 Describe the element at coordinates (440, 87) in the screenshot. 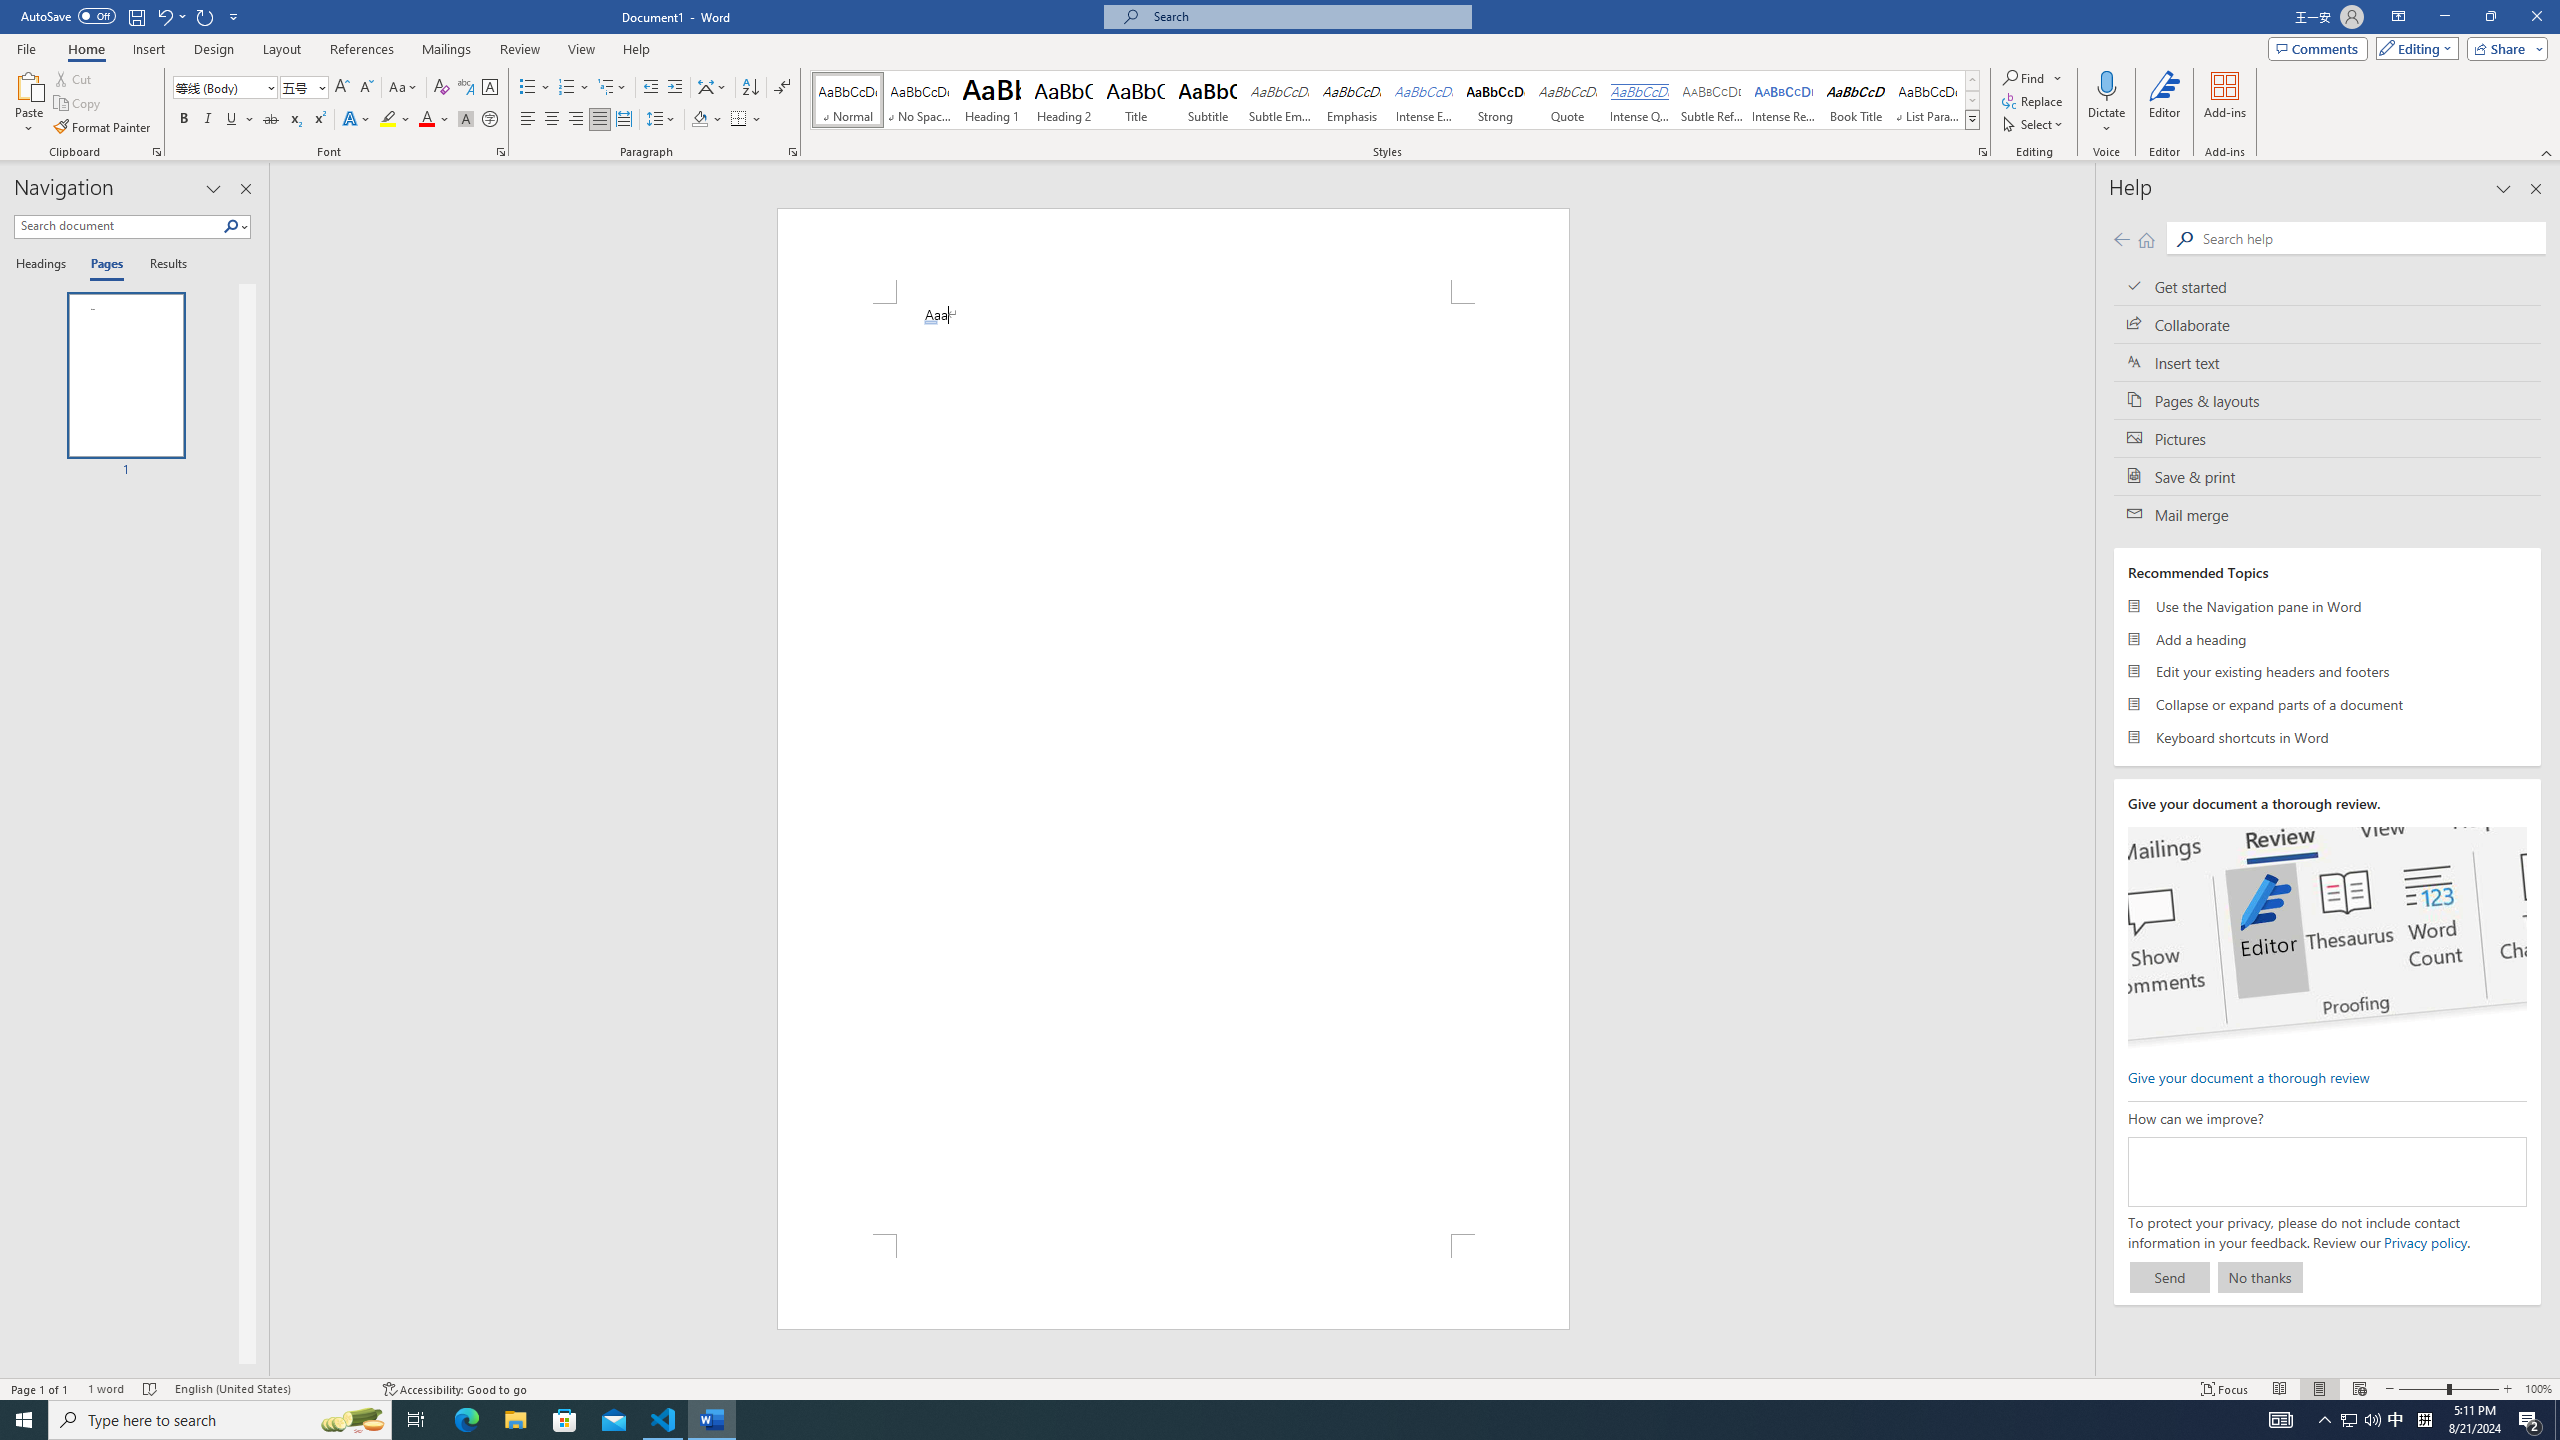

I see `'Clear Formatting'` at that location.